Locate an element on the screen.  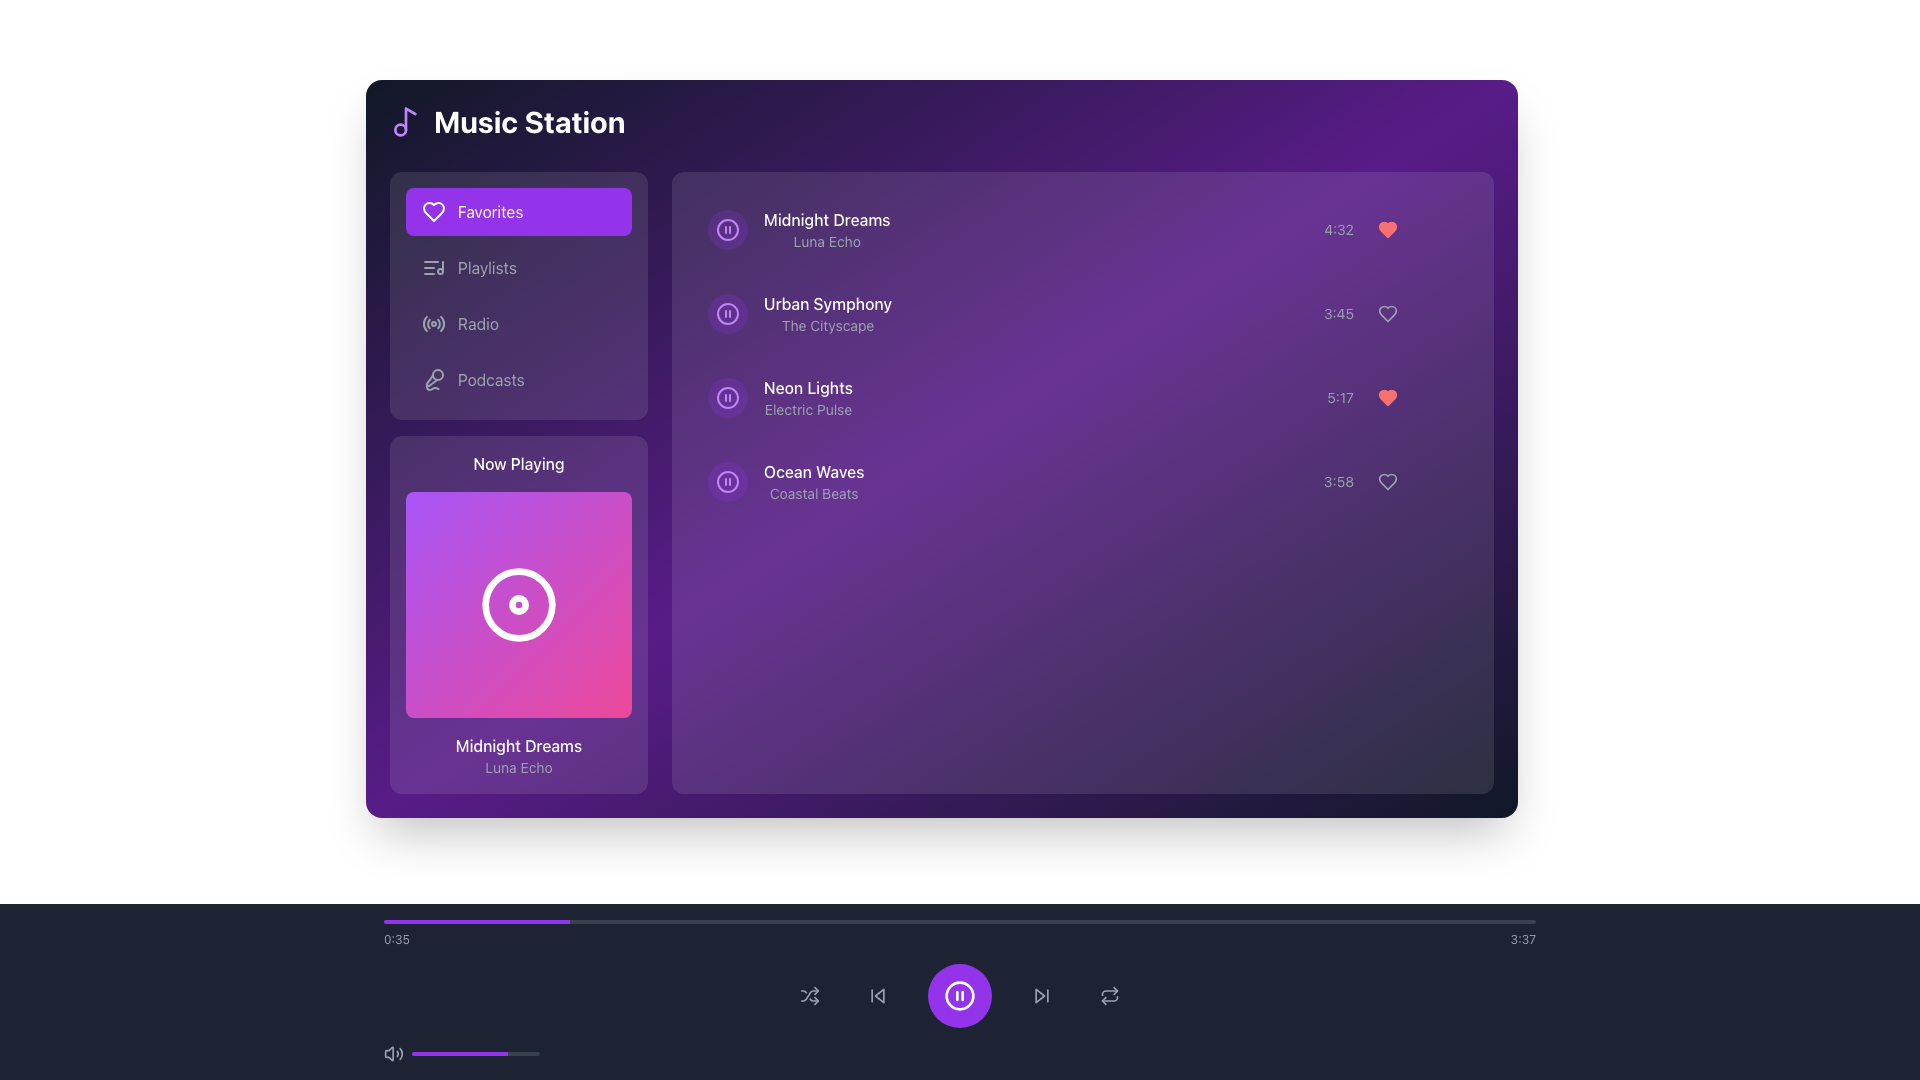
the progress bar element located at the bottom section of the interface is located at coordinates (474, 1052).